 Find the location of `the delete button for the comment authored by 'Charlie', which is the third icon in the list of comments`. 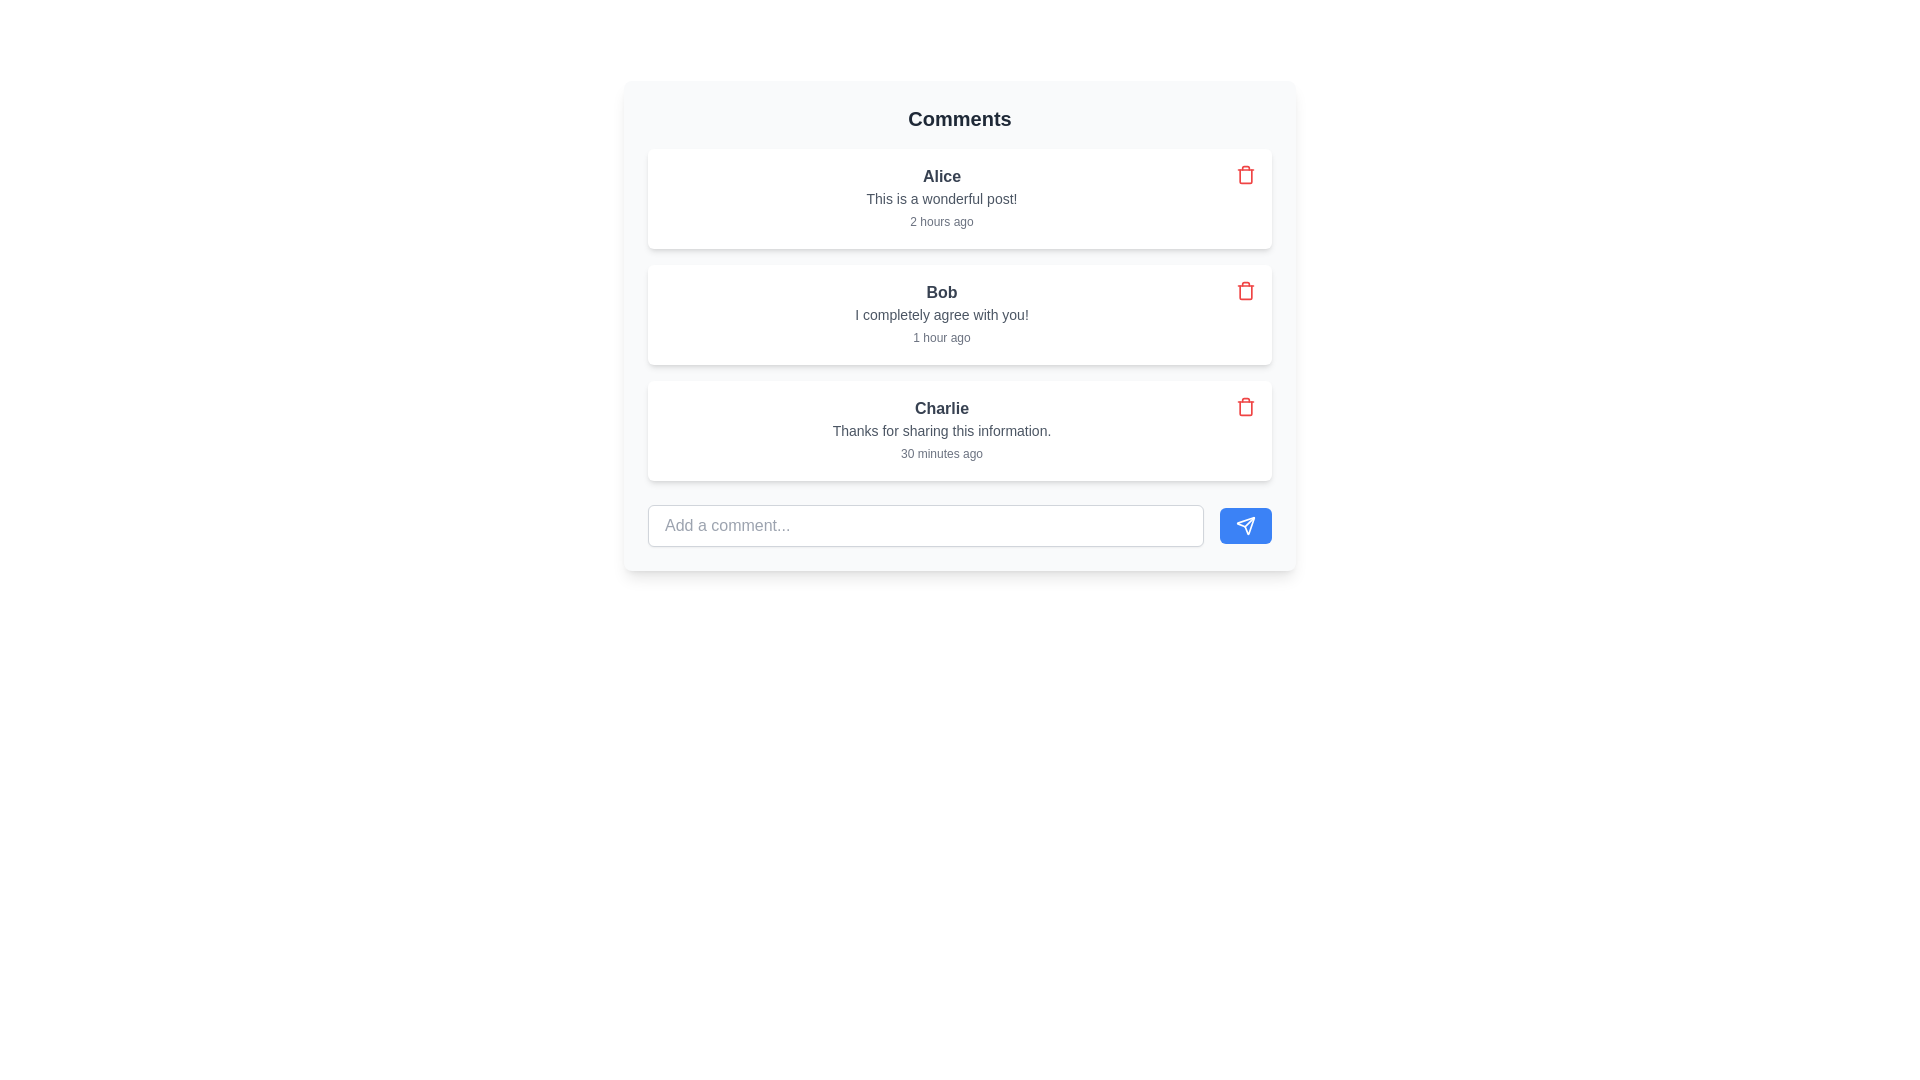

the delete button for the comment authored by 'Charlie', which is the third icon in the list of comments is located at coordinates (1245, 406).